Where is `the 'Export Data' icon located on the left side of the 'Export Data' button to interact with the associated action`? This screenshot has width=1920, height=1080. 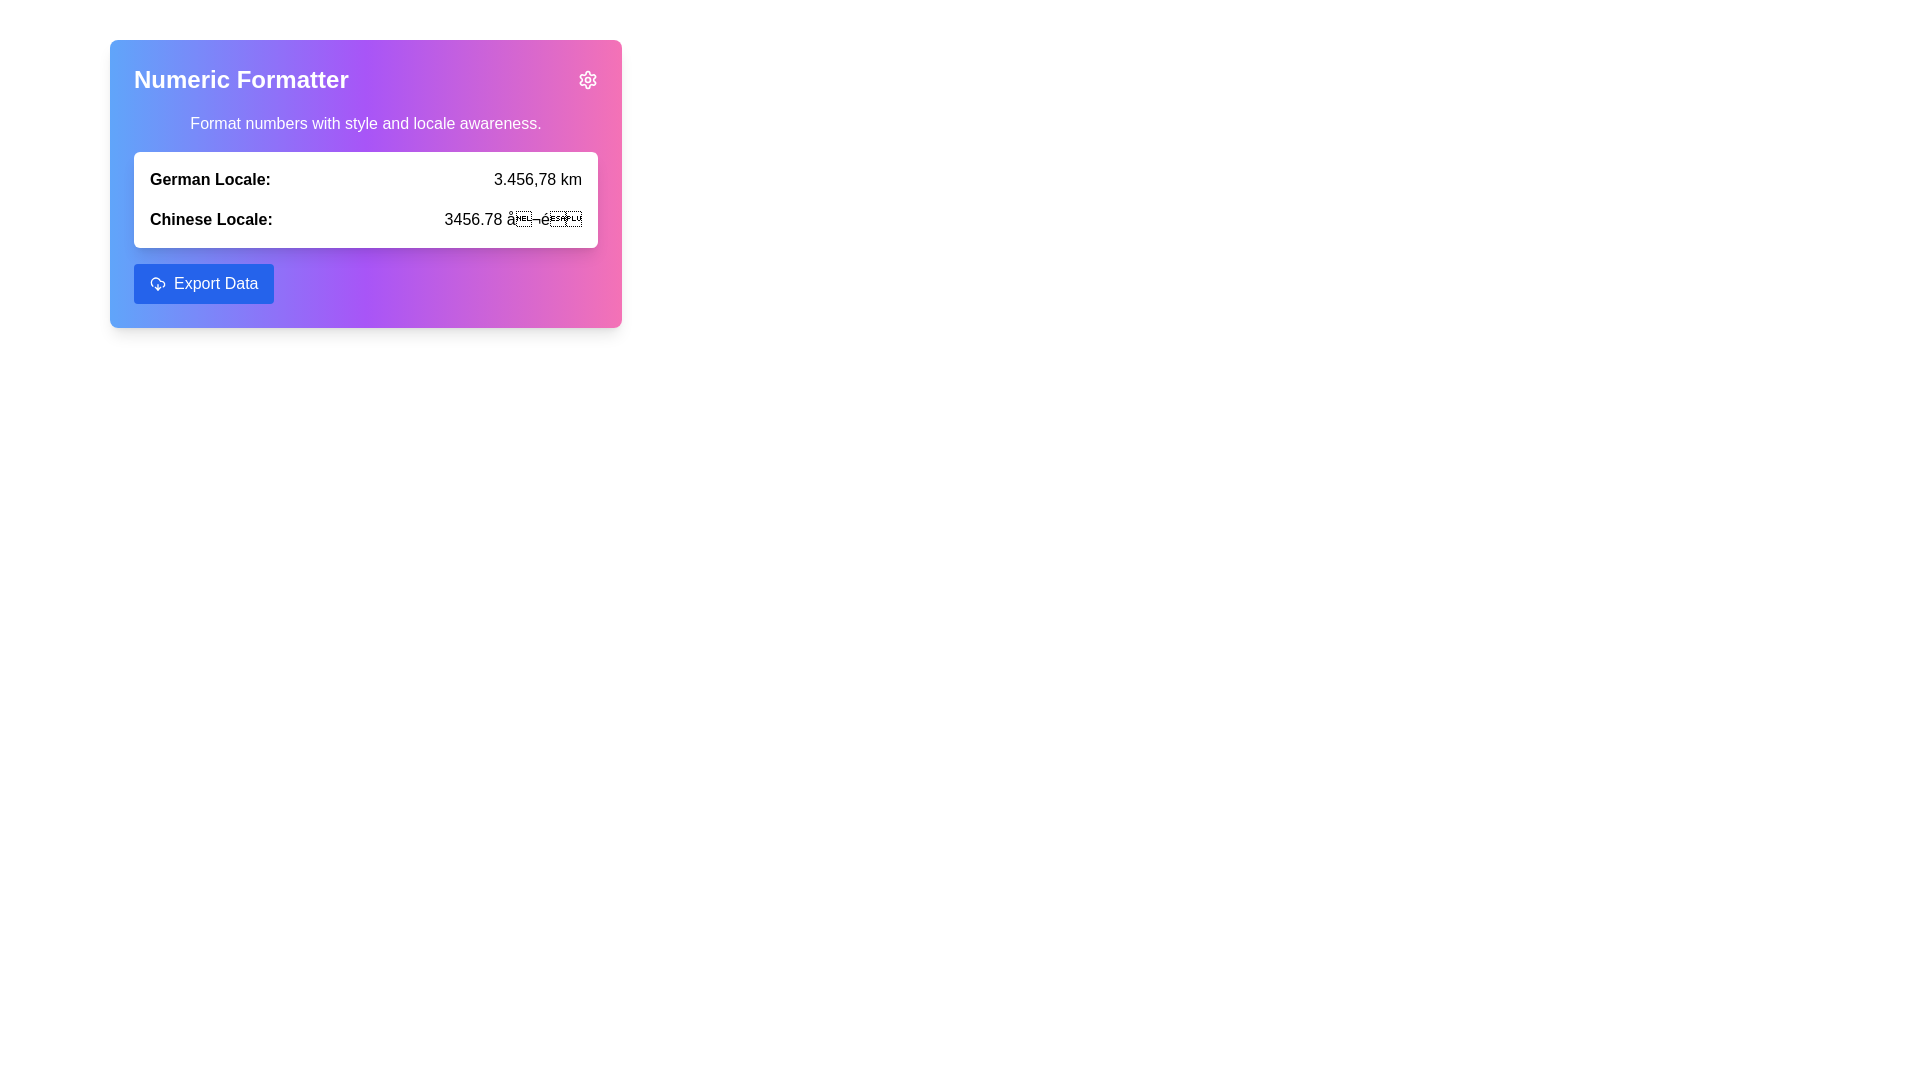
the 'Export Data' icon located on the left side of the 'Export Data' button to interact with the associated action is located at coordinates (157, 284).